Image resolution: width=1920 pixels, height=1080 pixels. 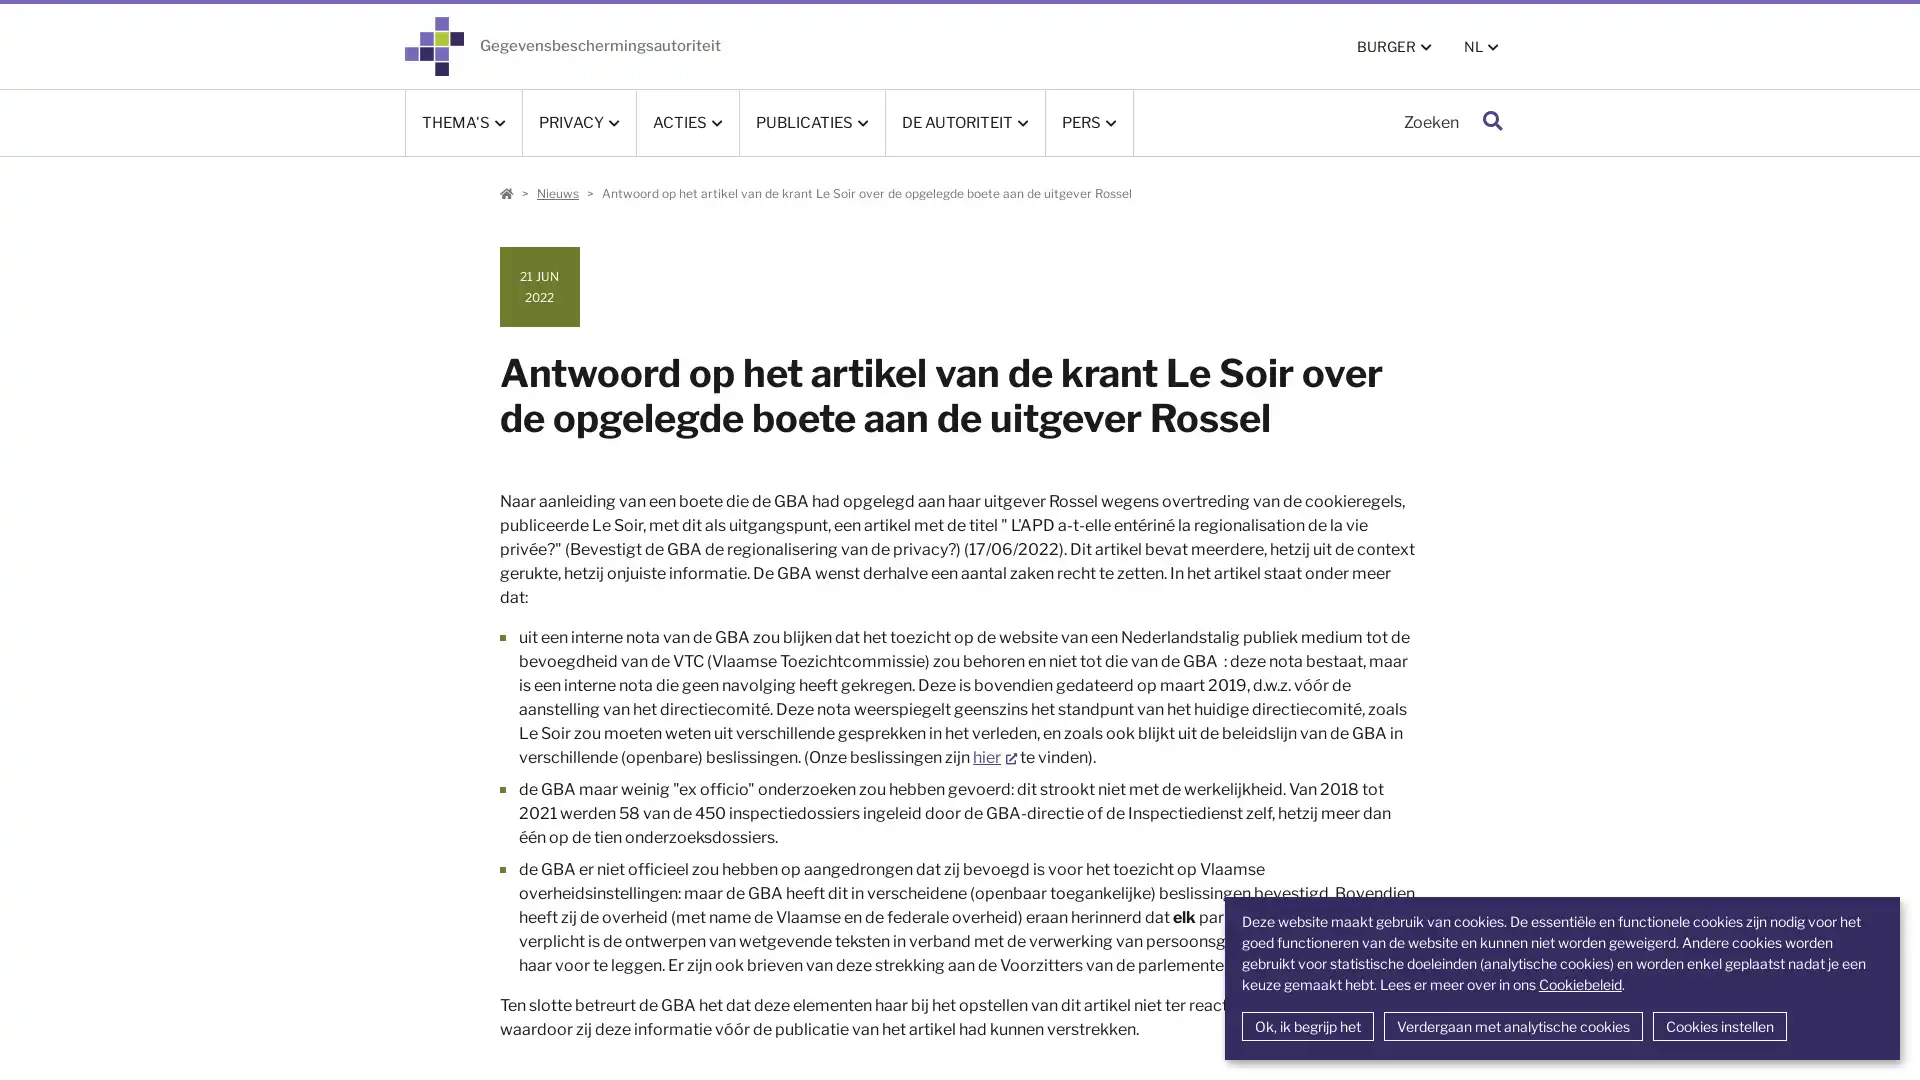 What do you see at coordinates (1492, 122) in the screenshot?
I see `Zoeken` at bounding box center [1492, 122].